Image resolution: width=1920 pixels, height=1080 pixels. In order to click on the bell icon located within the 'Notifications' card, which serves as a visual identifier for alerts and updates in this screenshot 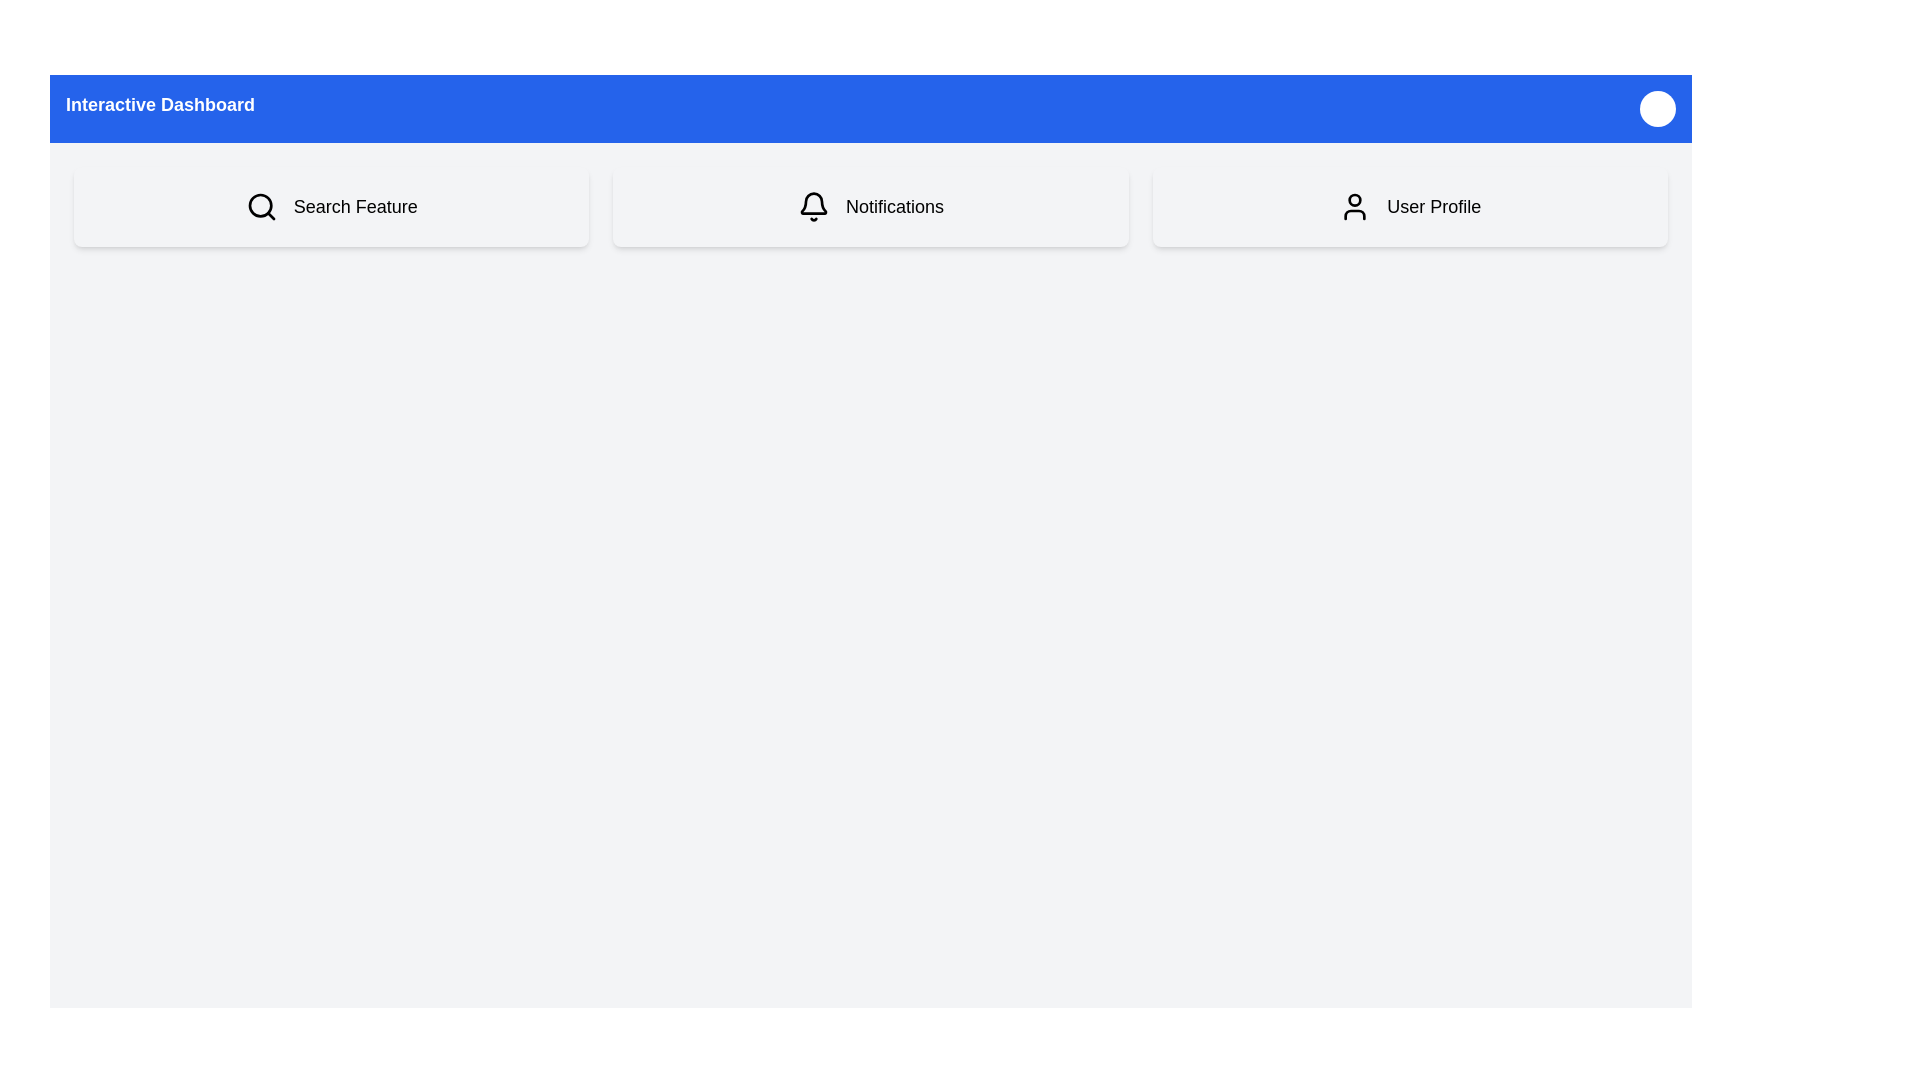, I will do `click(813, 207)`.